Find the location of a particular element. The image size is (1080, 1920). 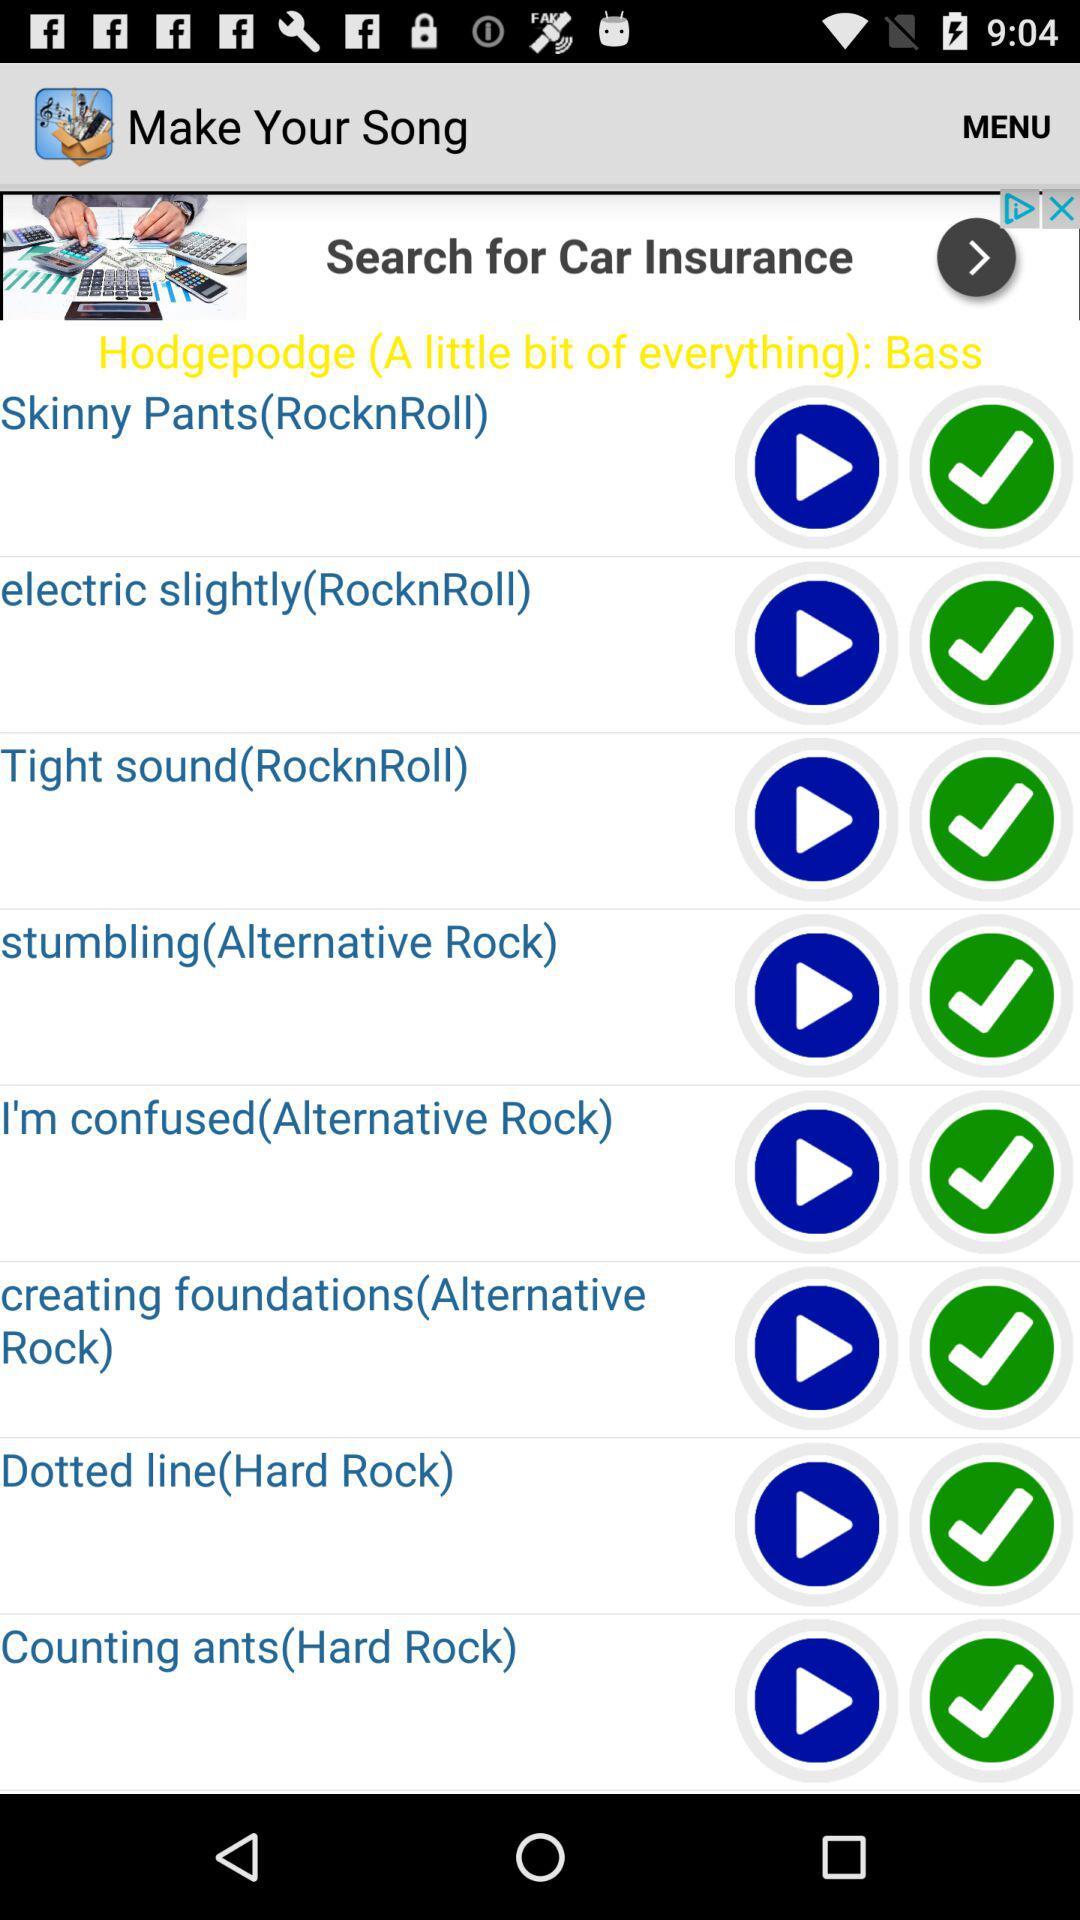

make advertisement is located at coordinates (540, 253).